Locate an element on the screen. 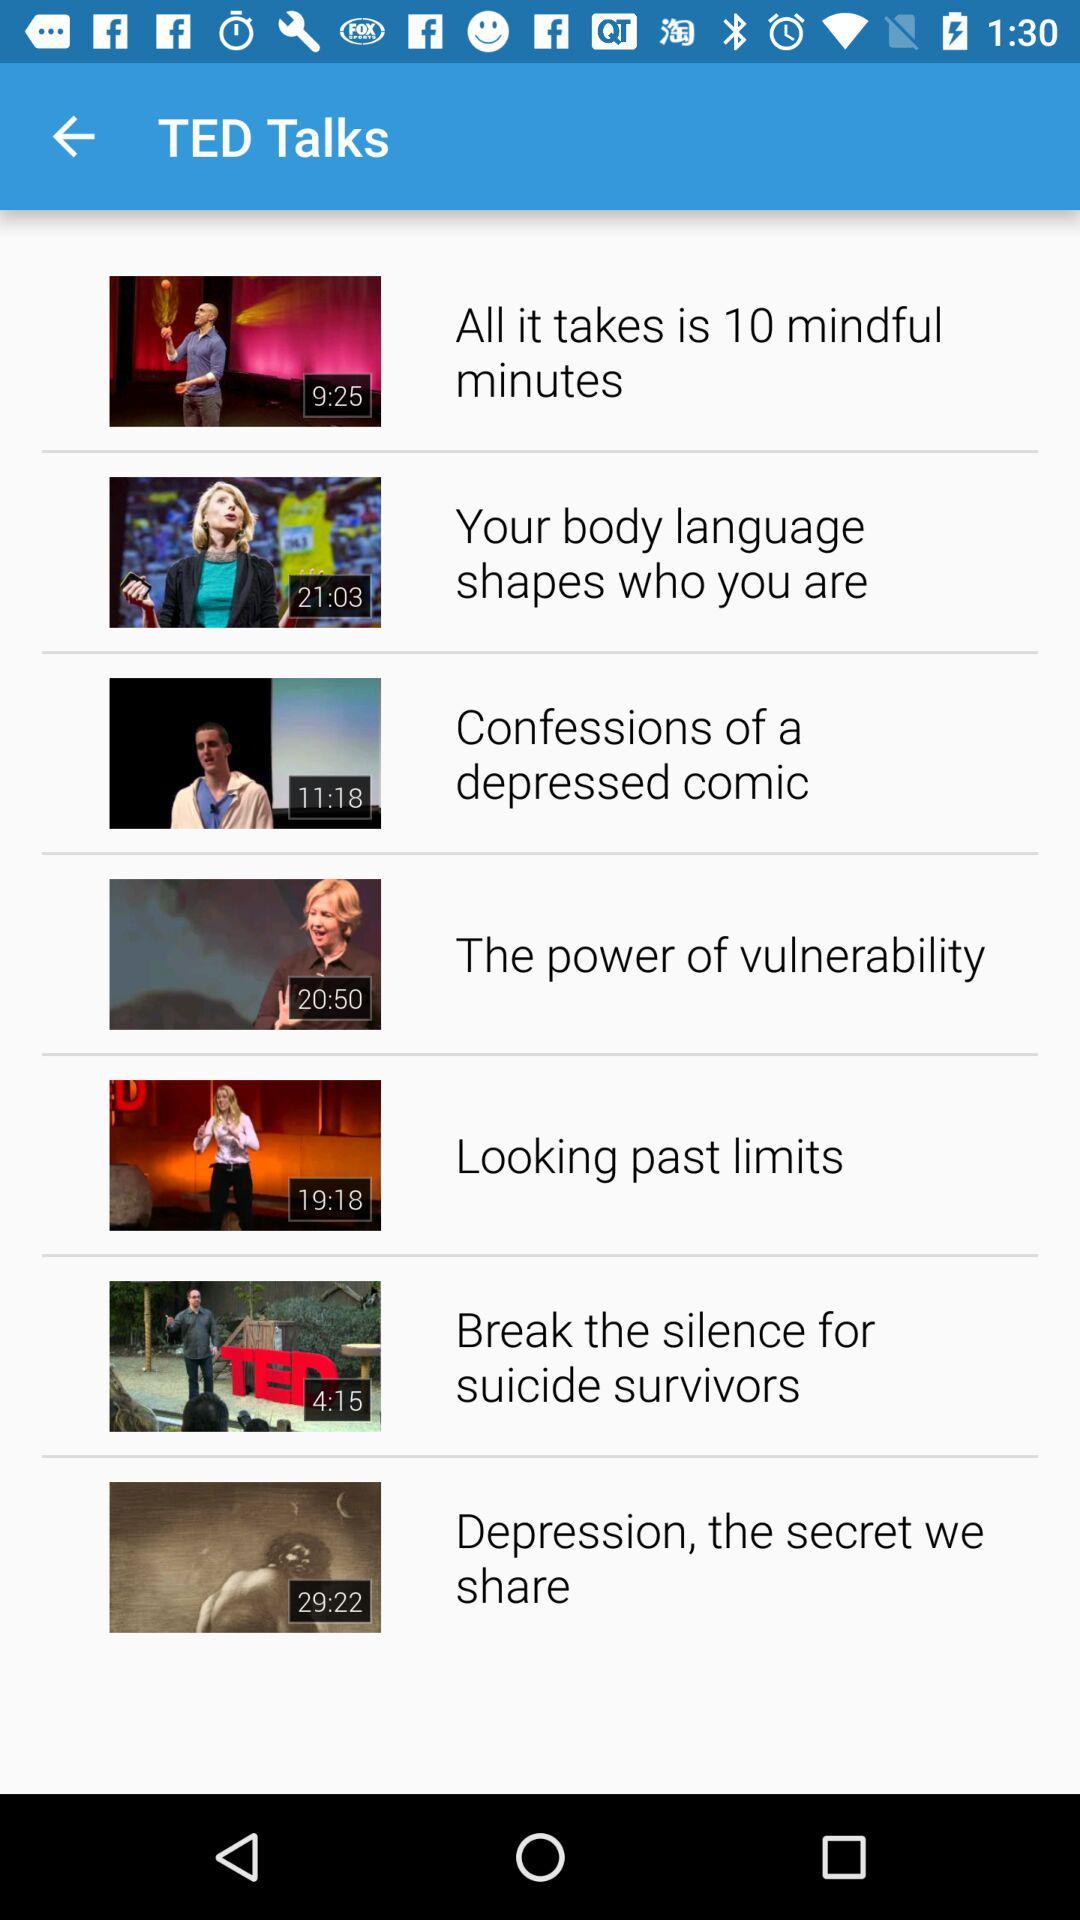  app above the power of is located at coordinates (739, 752).